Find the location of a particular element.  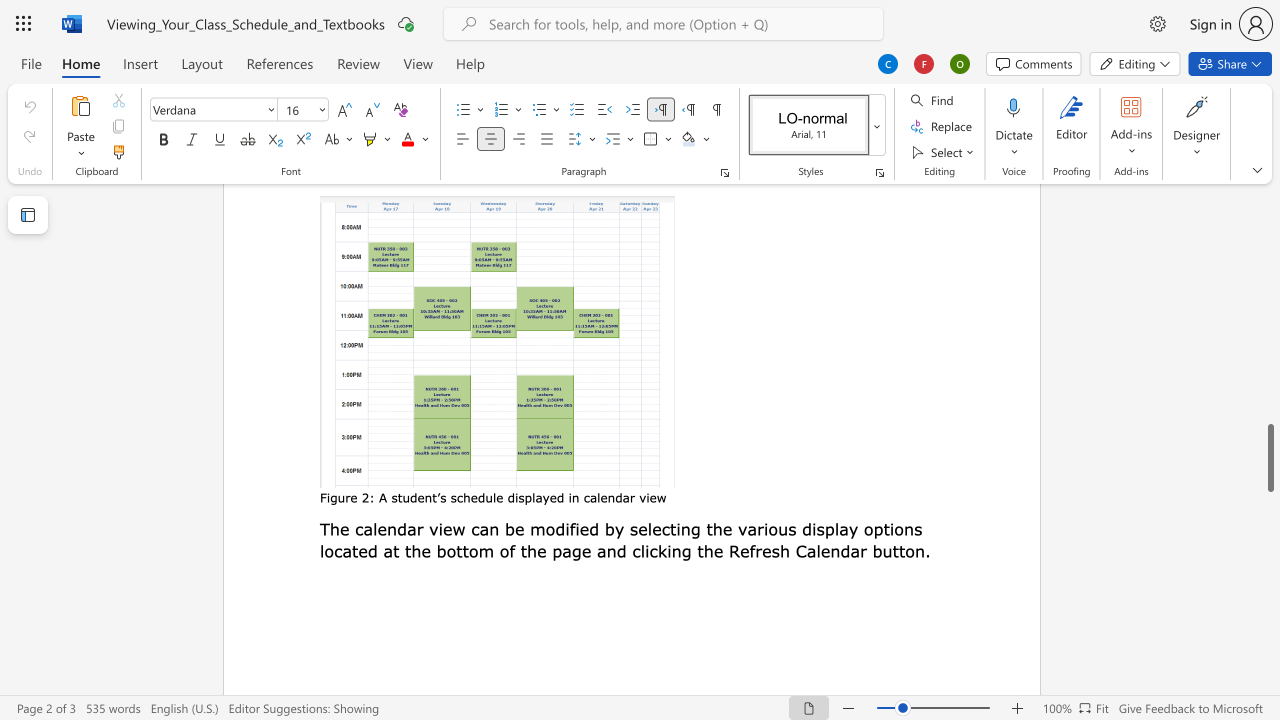

the scrollbar to adjust the page upward is located at coordinates (1269, 220).